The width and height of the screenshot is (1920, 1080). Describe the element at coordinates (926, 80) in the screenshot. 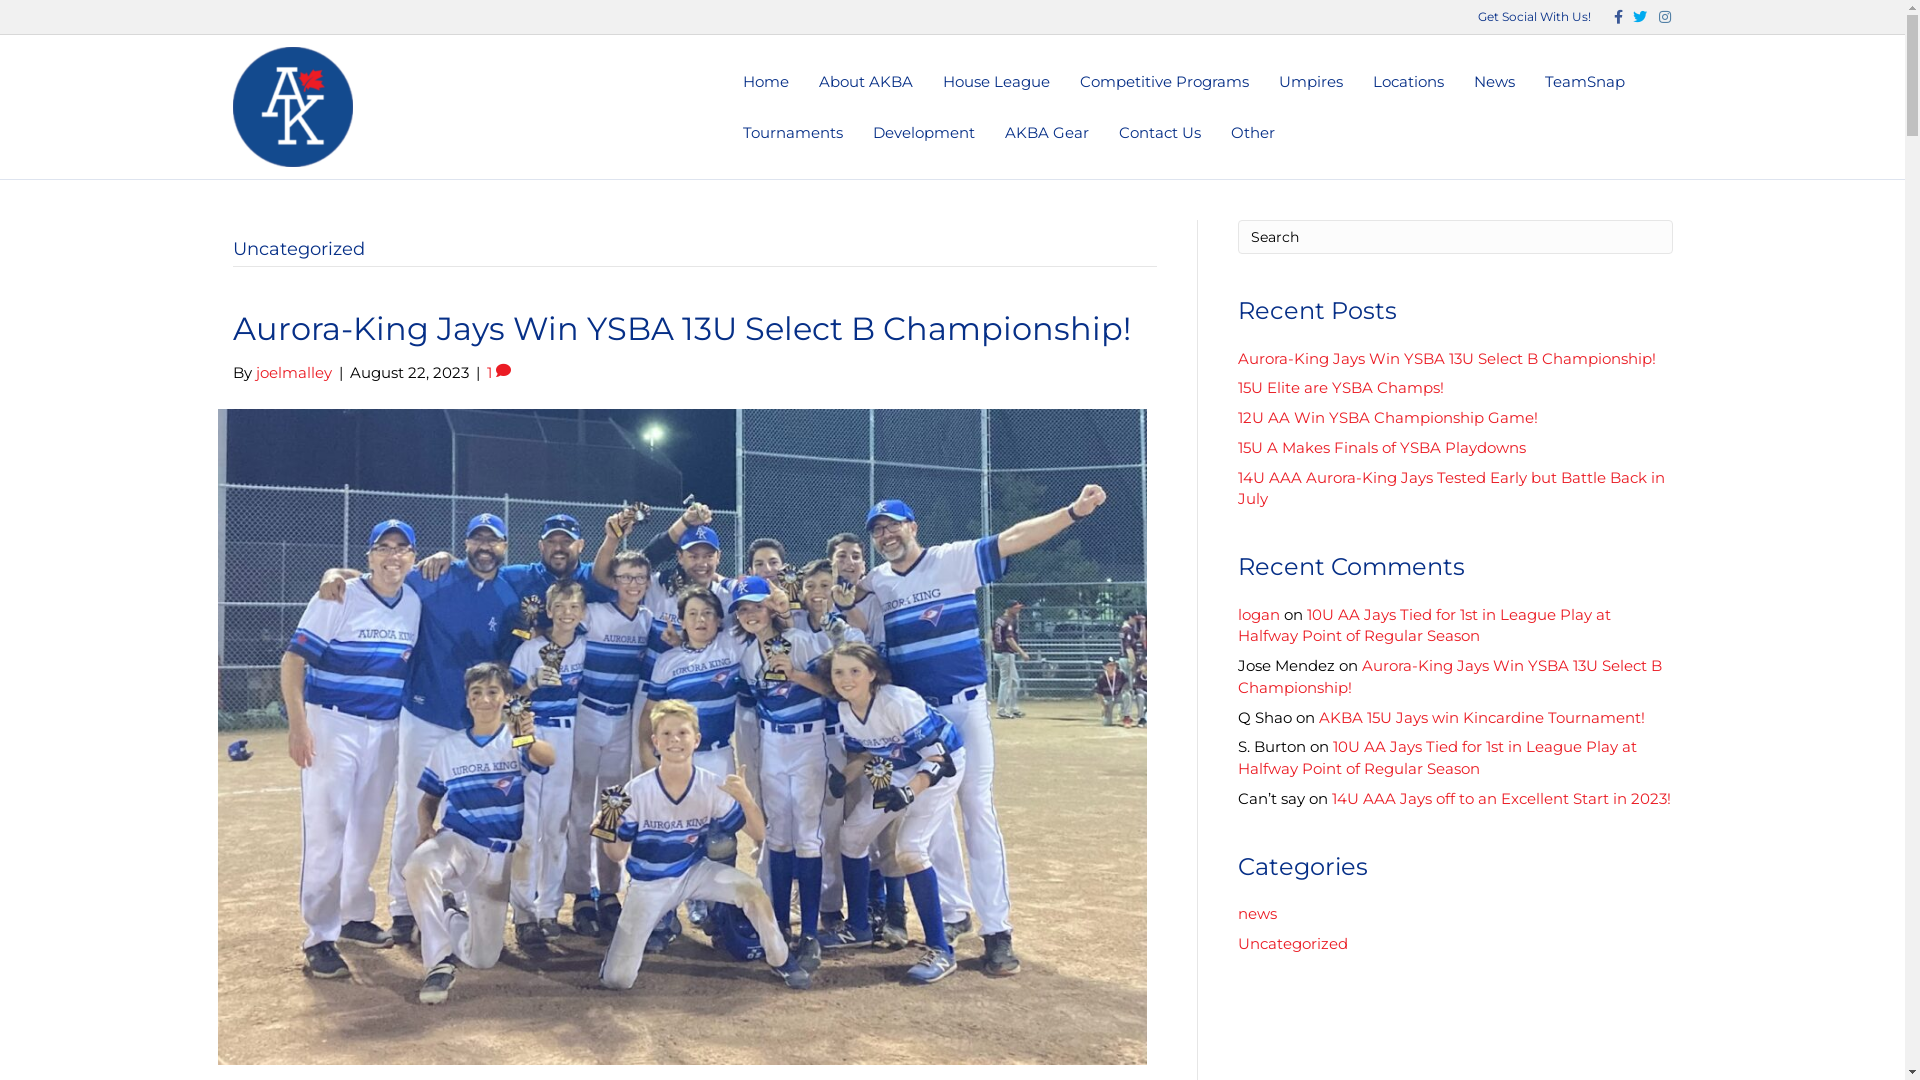

I see `'House League'` at that location.